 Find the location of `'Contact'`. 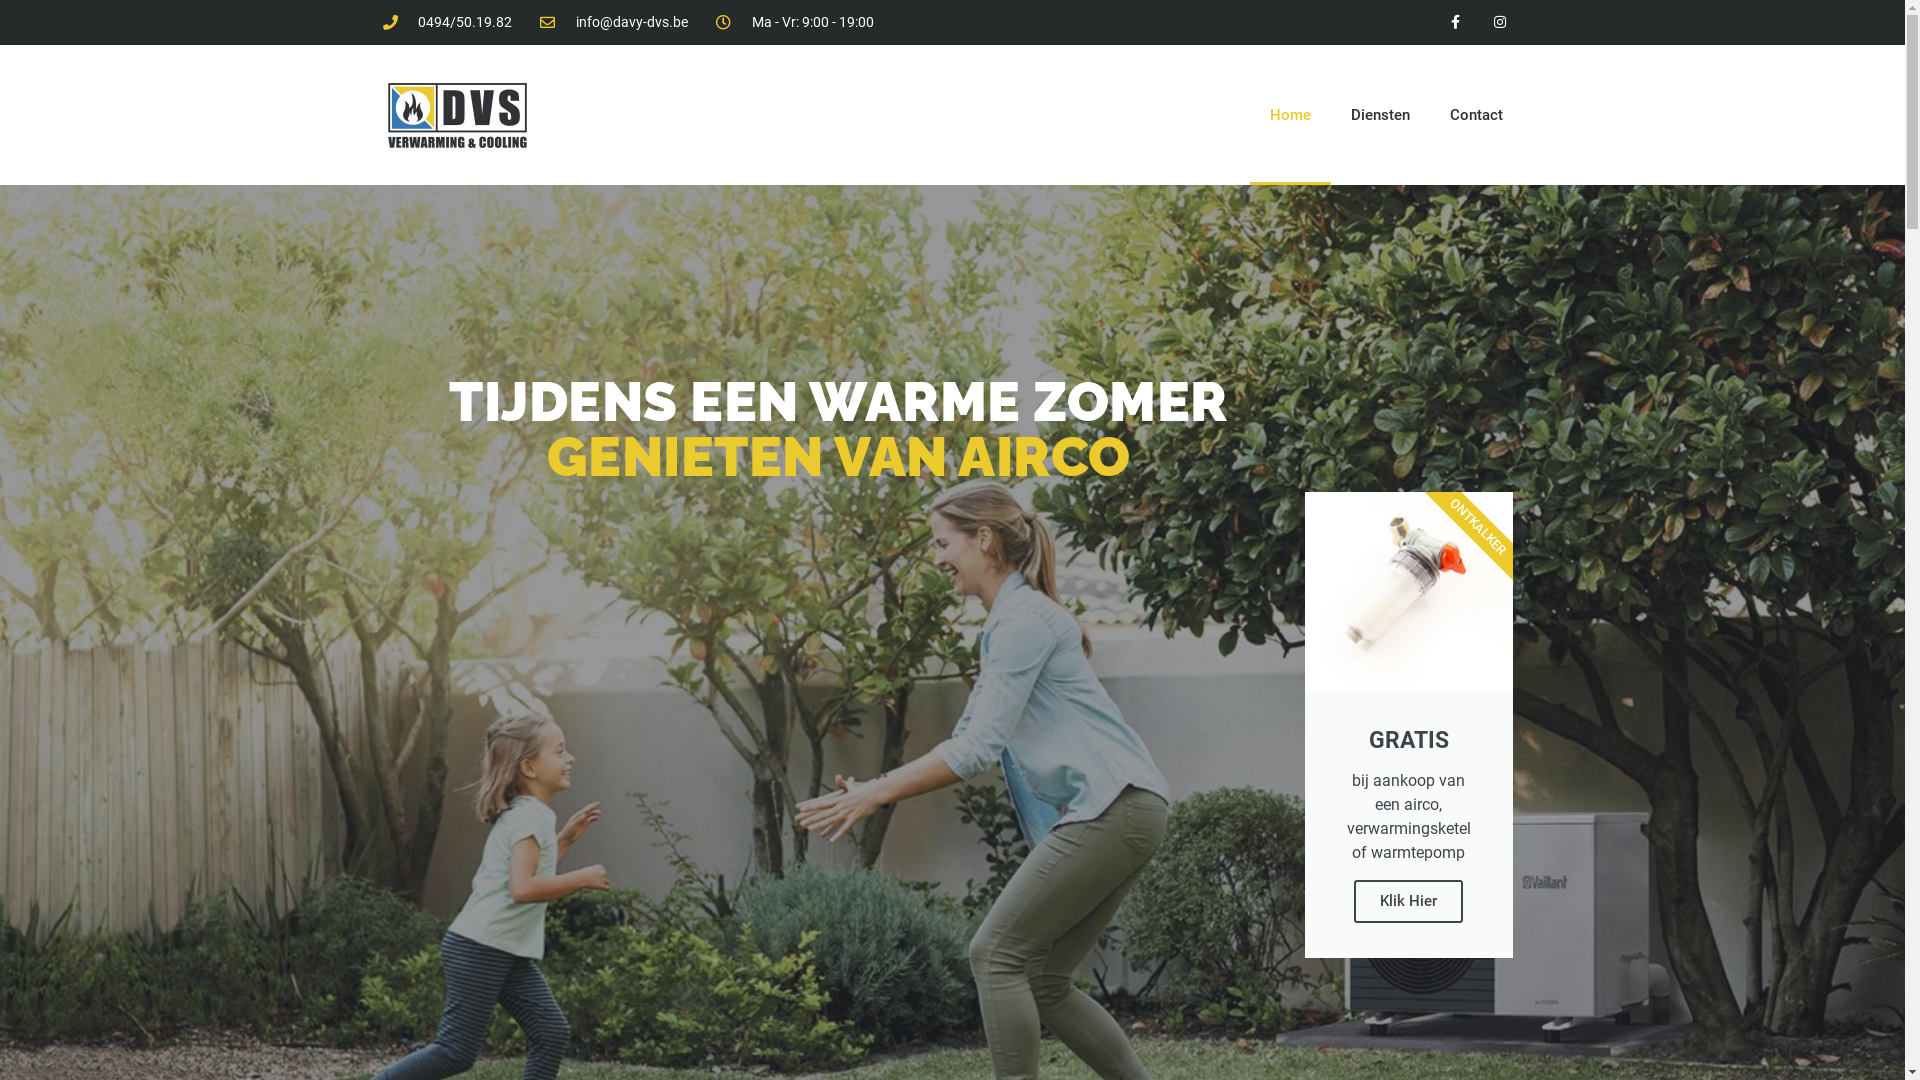

'Contact' is located at coordinates (1476, 115).